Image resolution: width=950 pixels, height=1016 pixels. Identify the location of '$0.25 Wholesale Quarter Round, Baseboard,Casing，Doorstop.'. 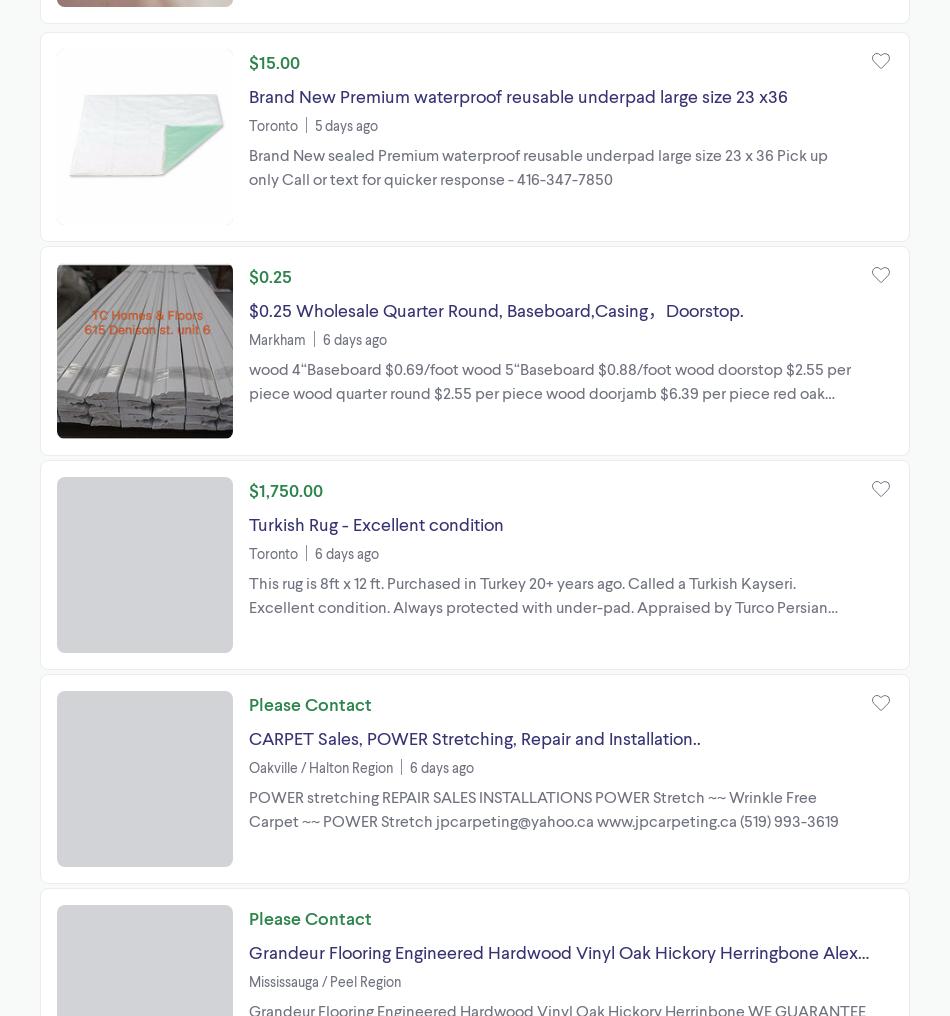
(247, 307).